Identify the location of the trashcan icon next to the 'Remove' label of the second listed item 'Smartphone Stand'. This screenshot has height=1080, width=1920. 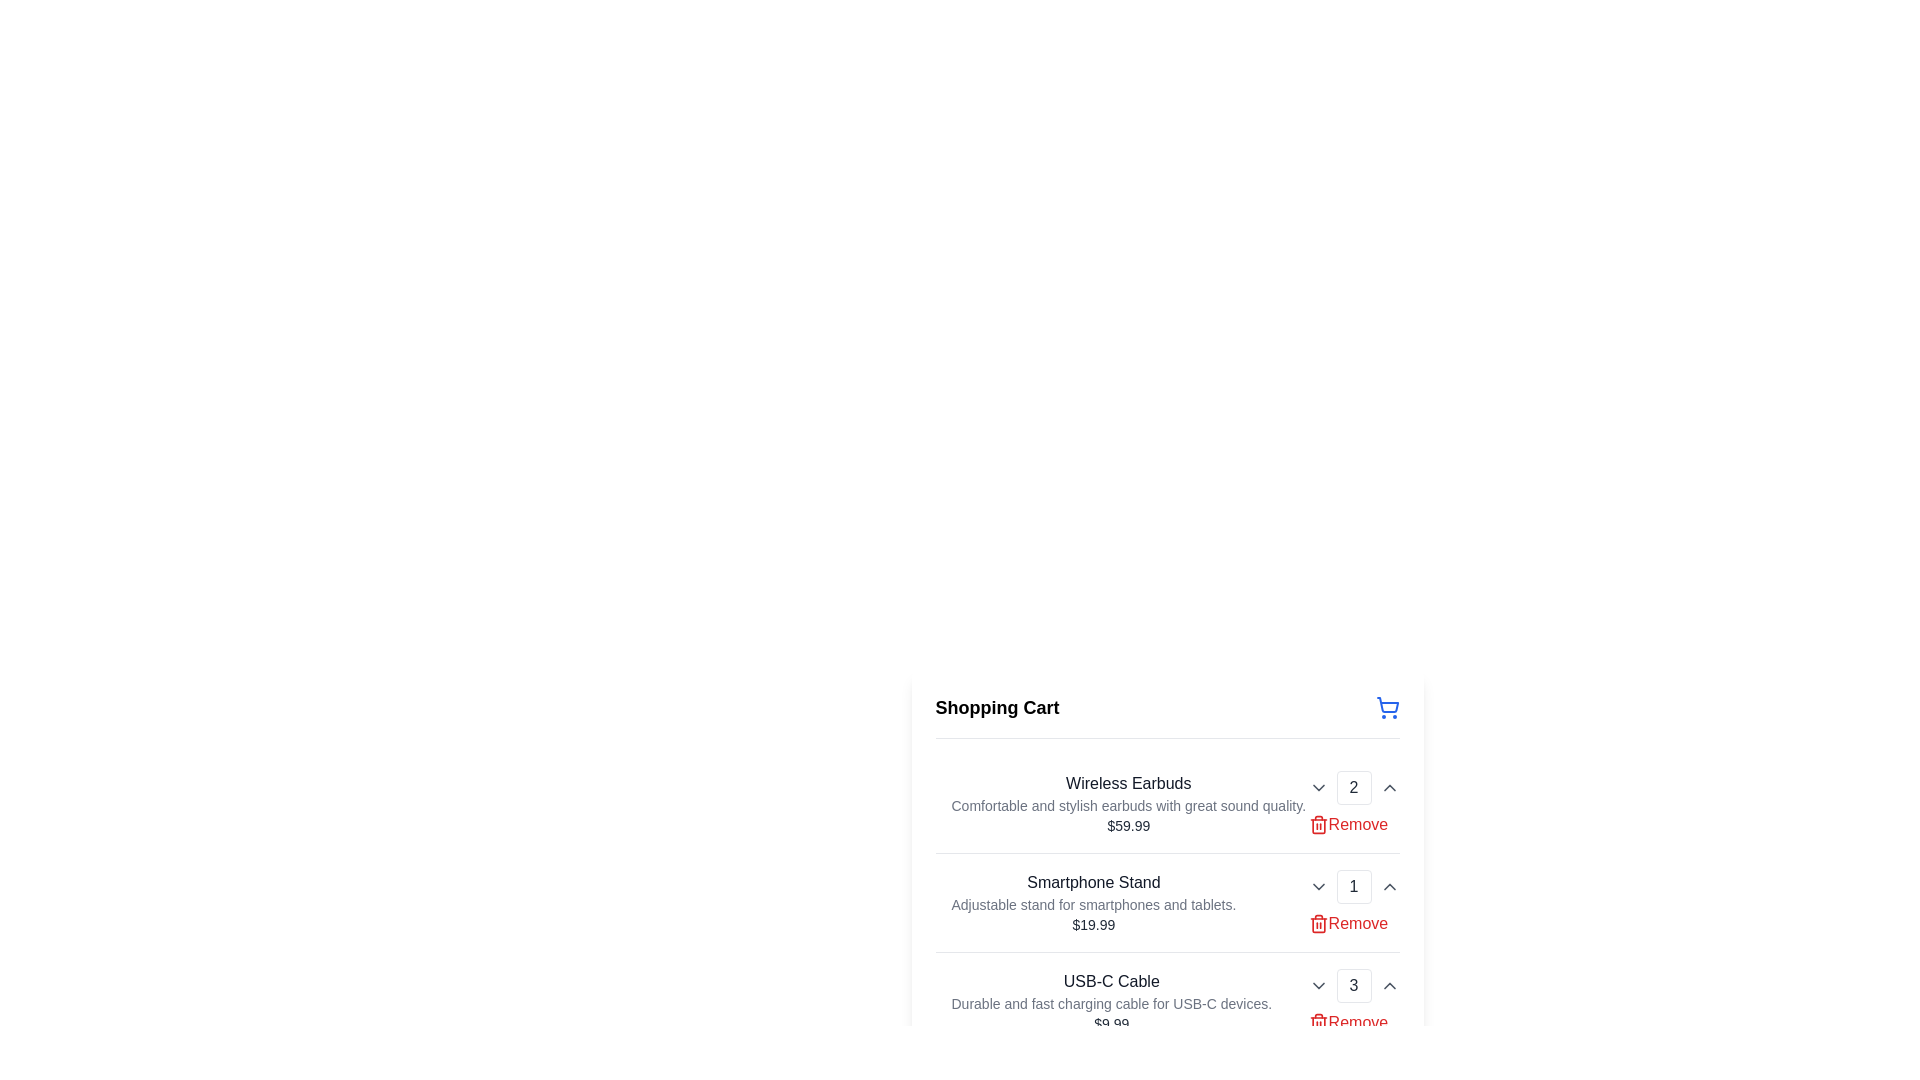
(1318, 925).